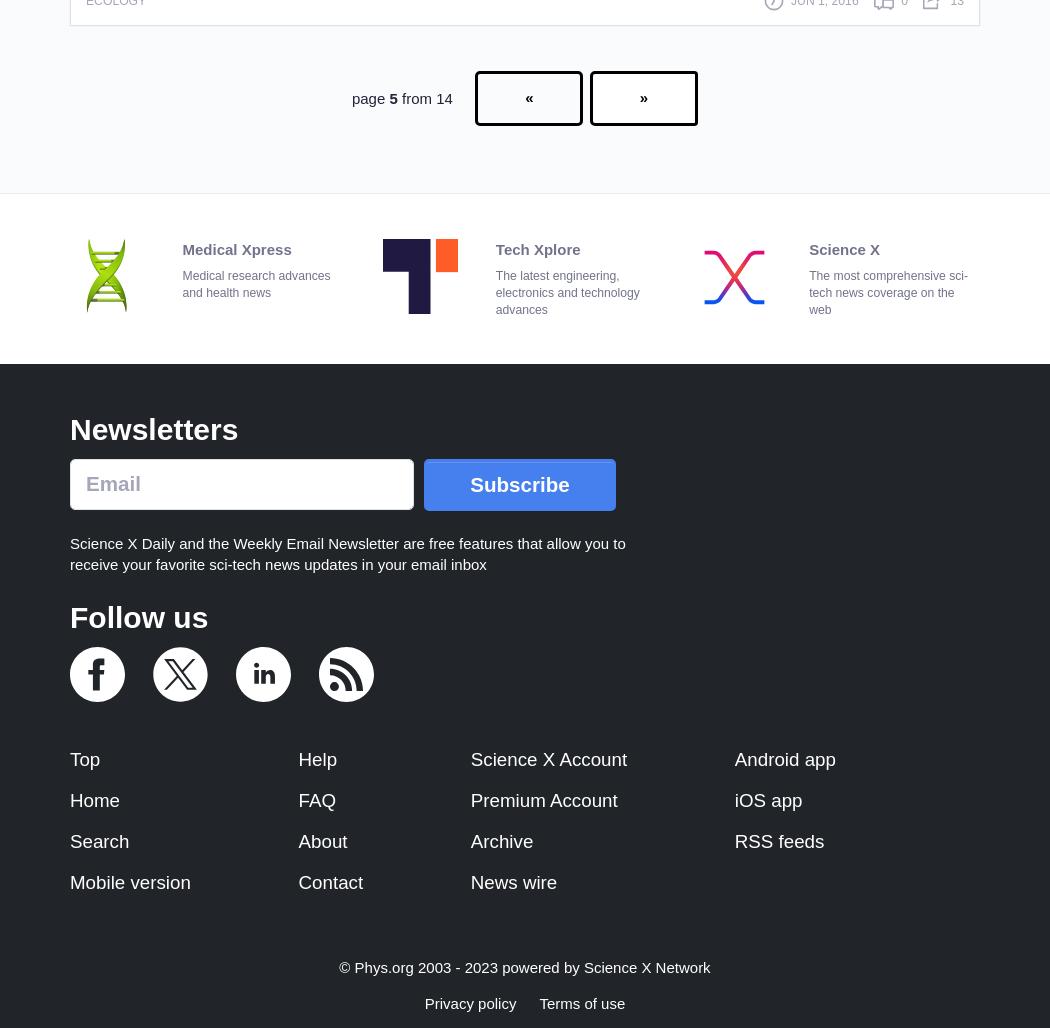 The height and width of the screenshot is (1028, 1050). What do you see at coordinates (784, 757) in the screenshot?
I see `'Android app'` at bounding box center [784, 757].